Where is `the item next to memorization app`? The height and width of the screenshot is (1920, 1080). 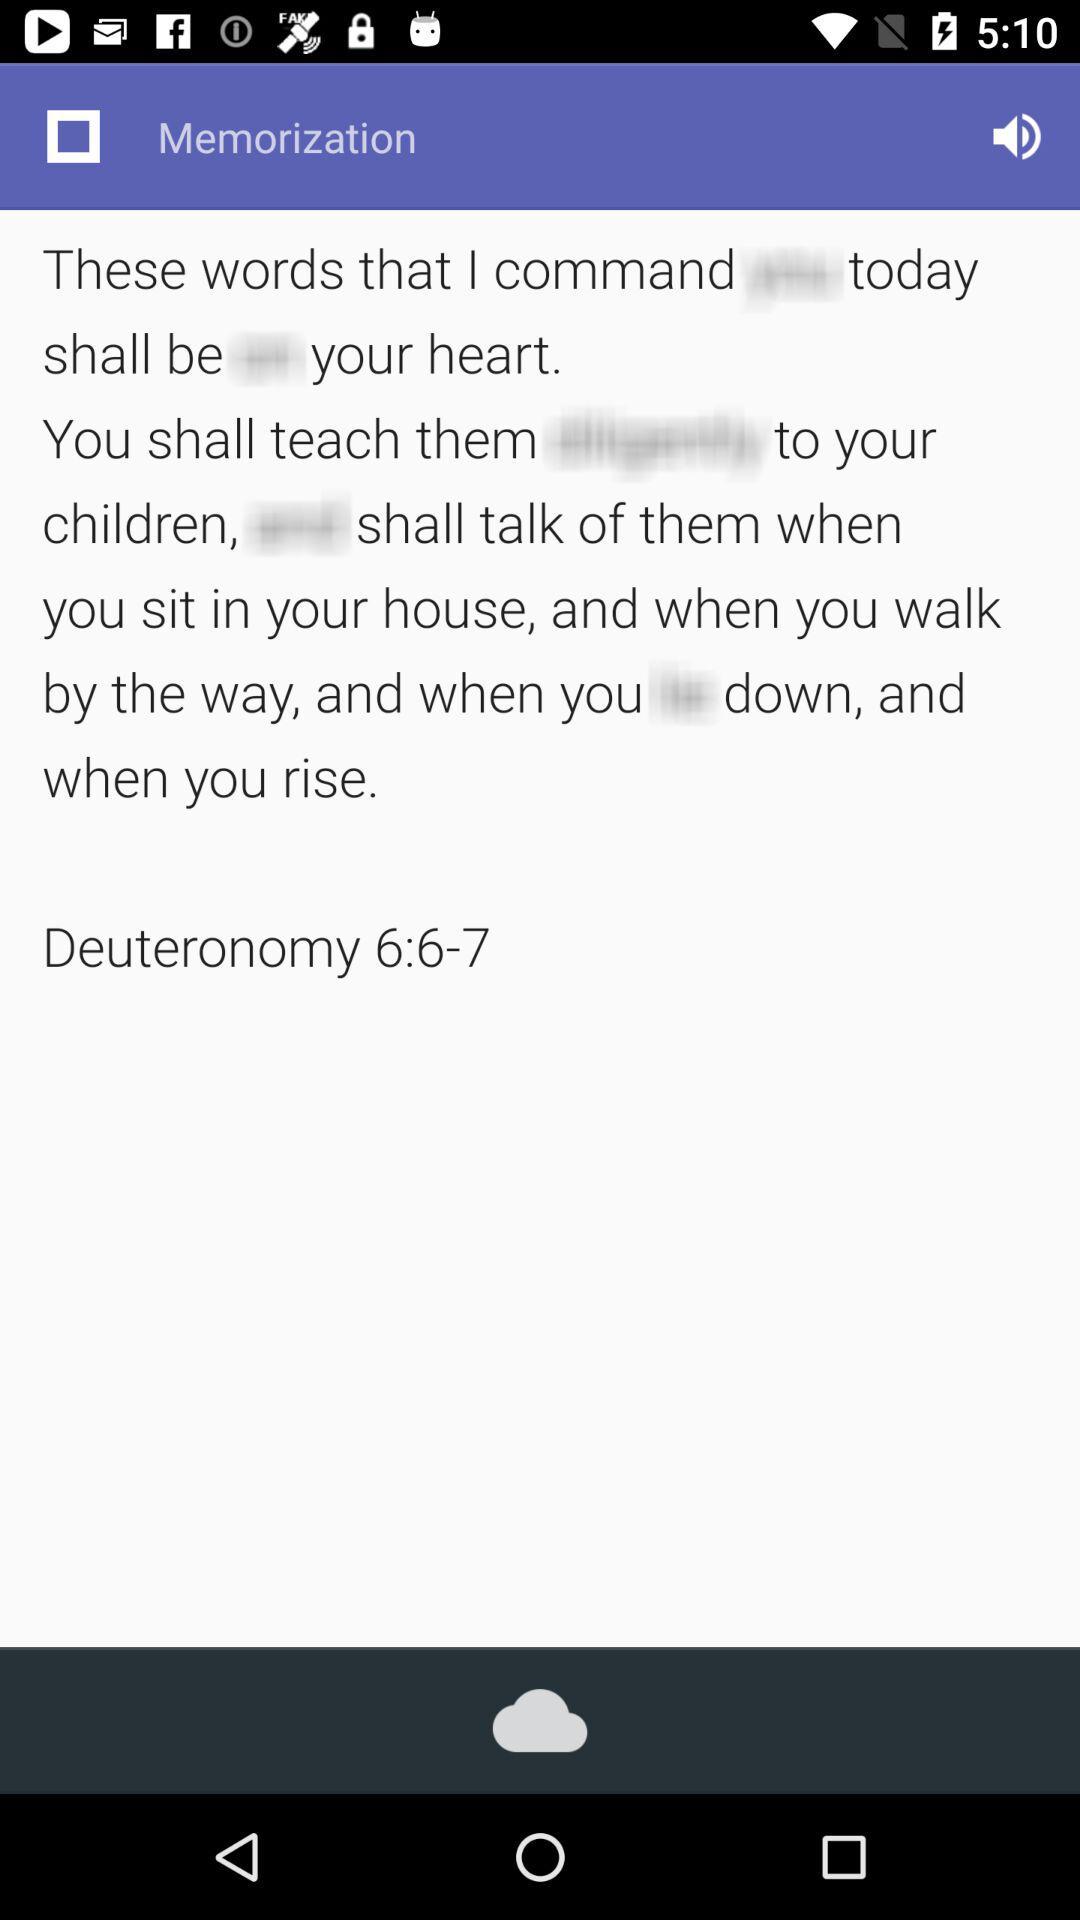 the item next to memorization app is located at coordinates (72, 135).